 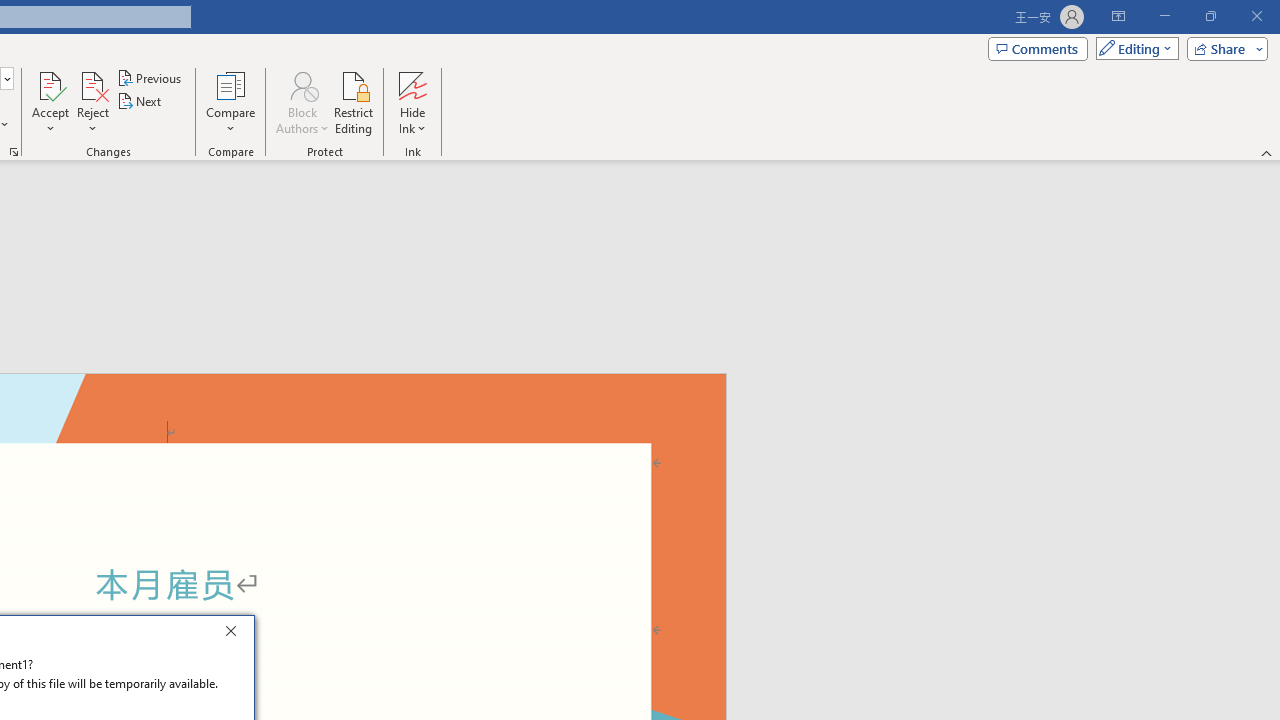 What do you see at coordinates (1222, 47) in the screenshot?
I see `'Share'` at bounding box center [1222, 47].